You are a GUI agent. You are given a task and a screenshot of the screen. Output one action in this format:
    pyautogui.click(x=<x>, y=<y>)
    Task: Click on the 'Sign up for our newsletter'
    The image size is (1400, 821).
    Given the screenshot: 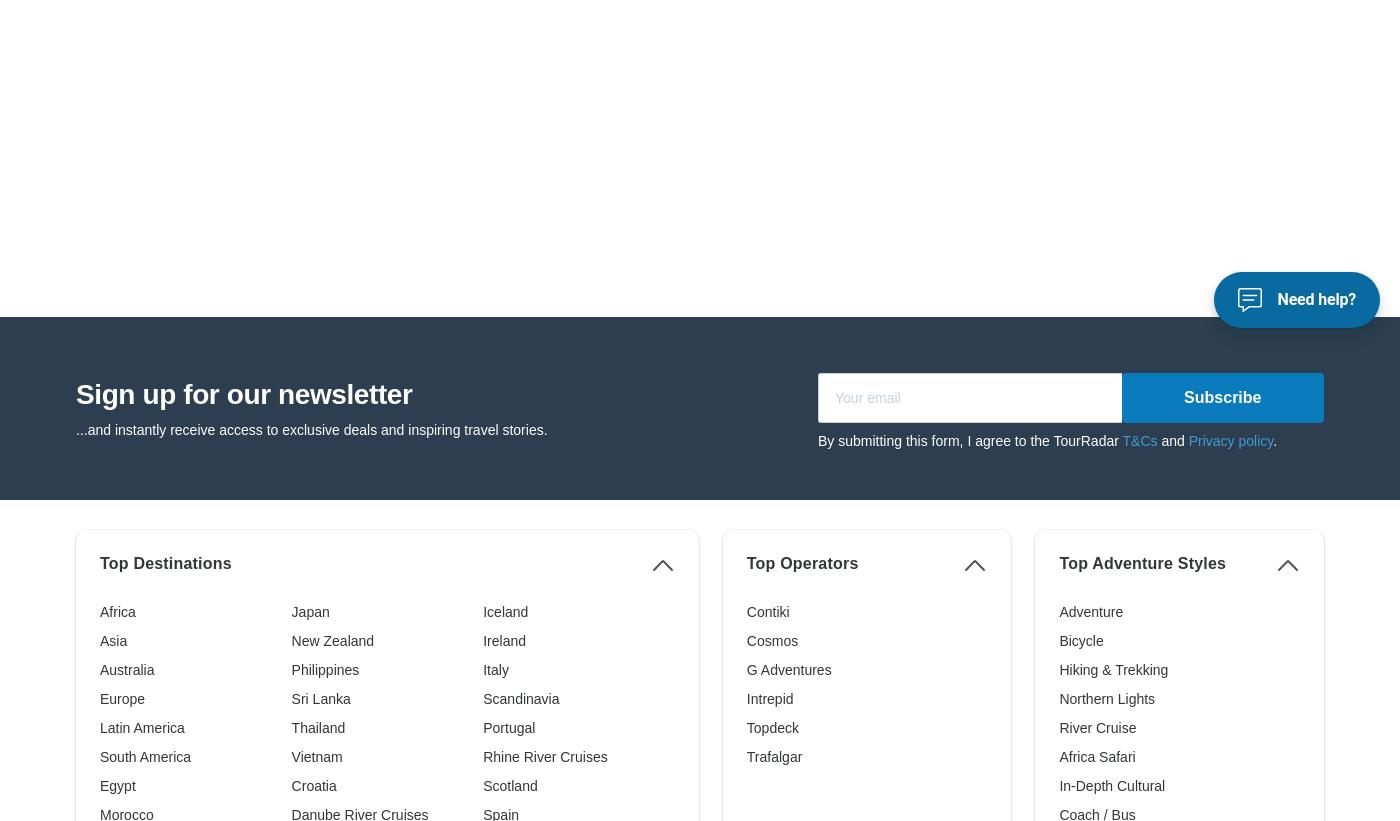 What is the action you would take?
    pyautogui.click(x=244, y=72)
    